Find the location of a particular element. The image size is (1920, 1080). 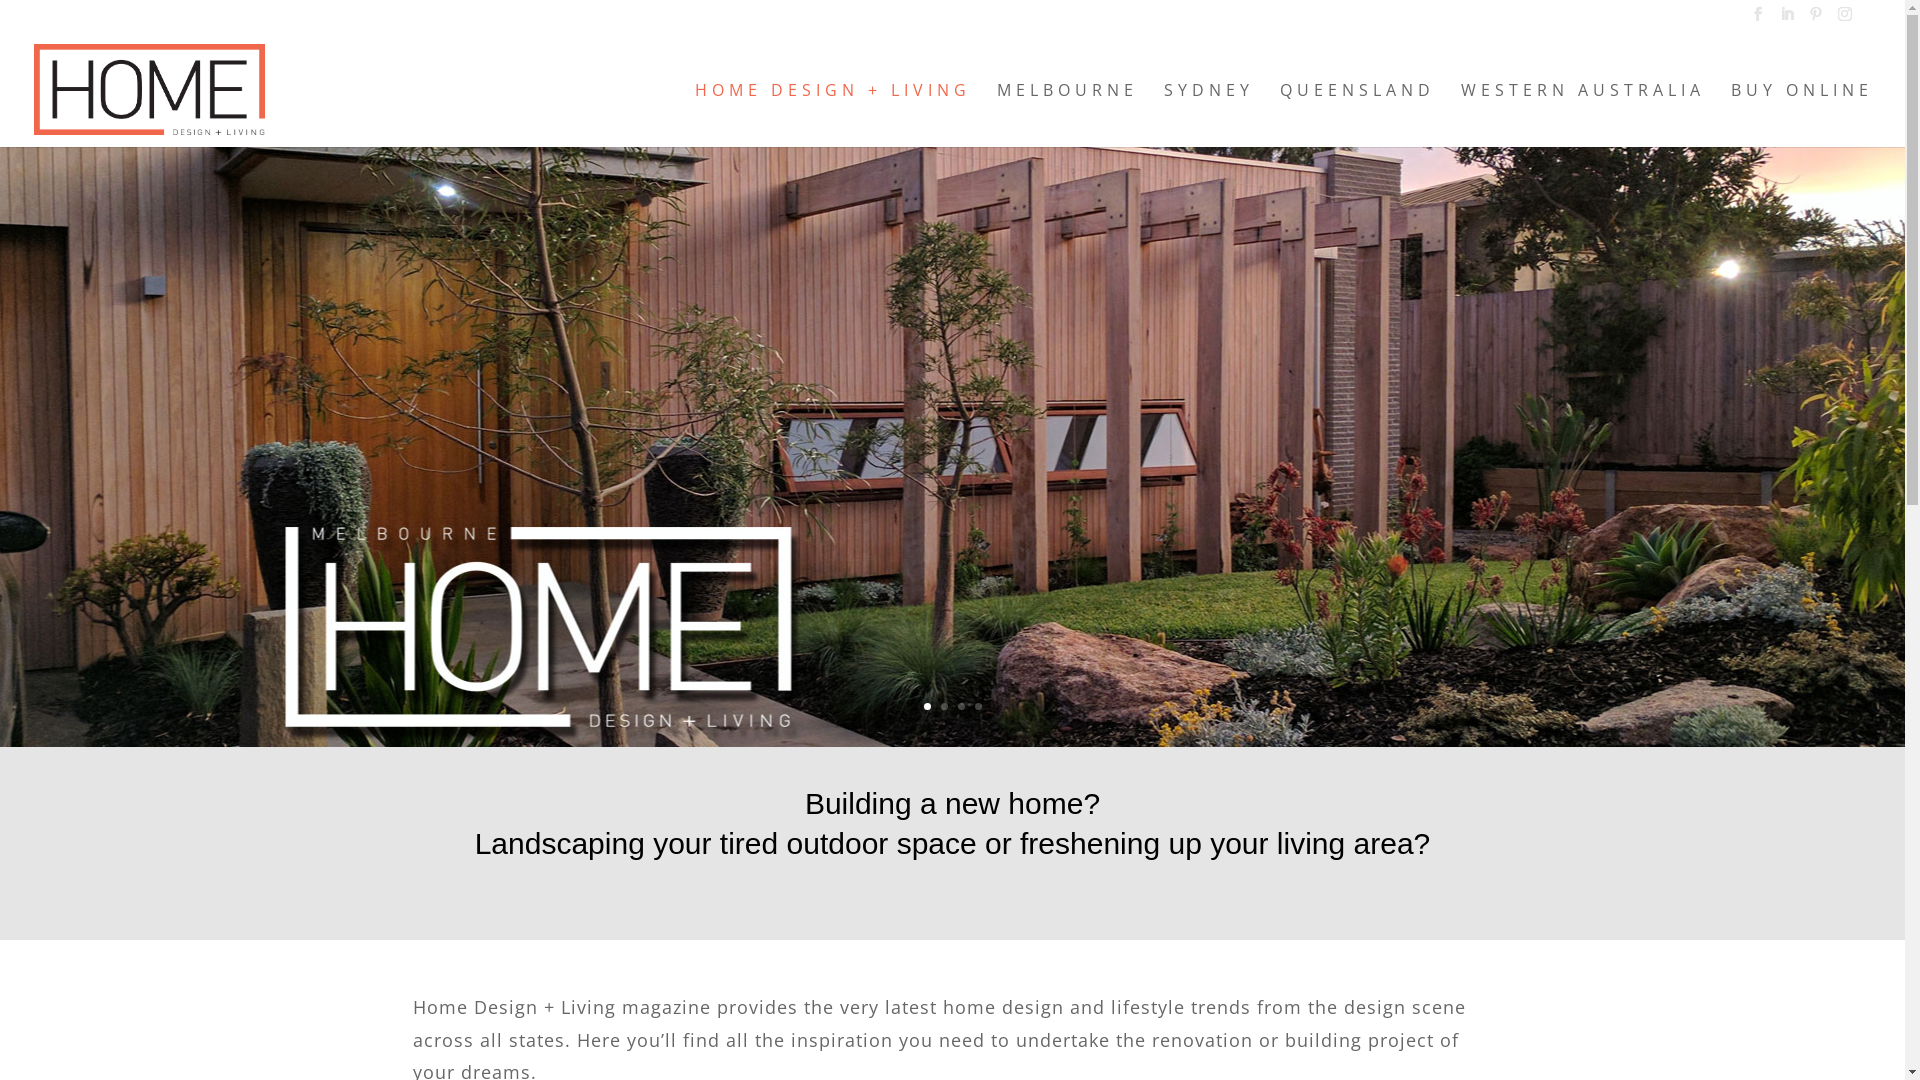

'SYDNEY' is located at coordinates (1208, 114).